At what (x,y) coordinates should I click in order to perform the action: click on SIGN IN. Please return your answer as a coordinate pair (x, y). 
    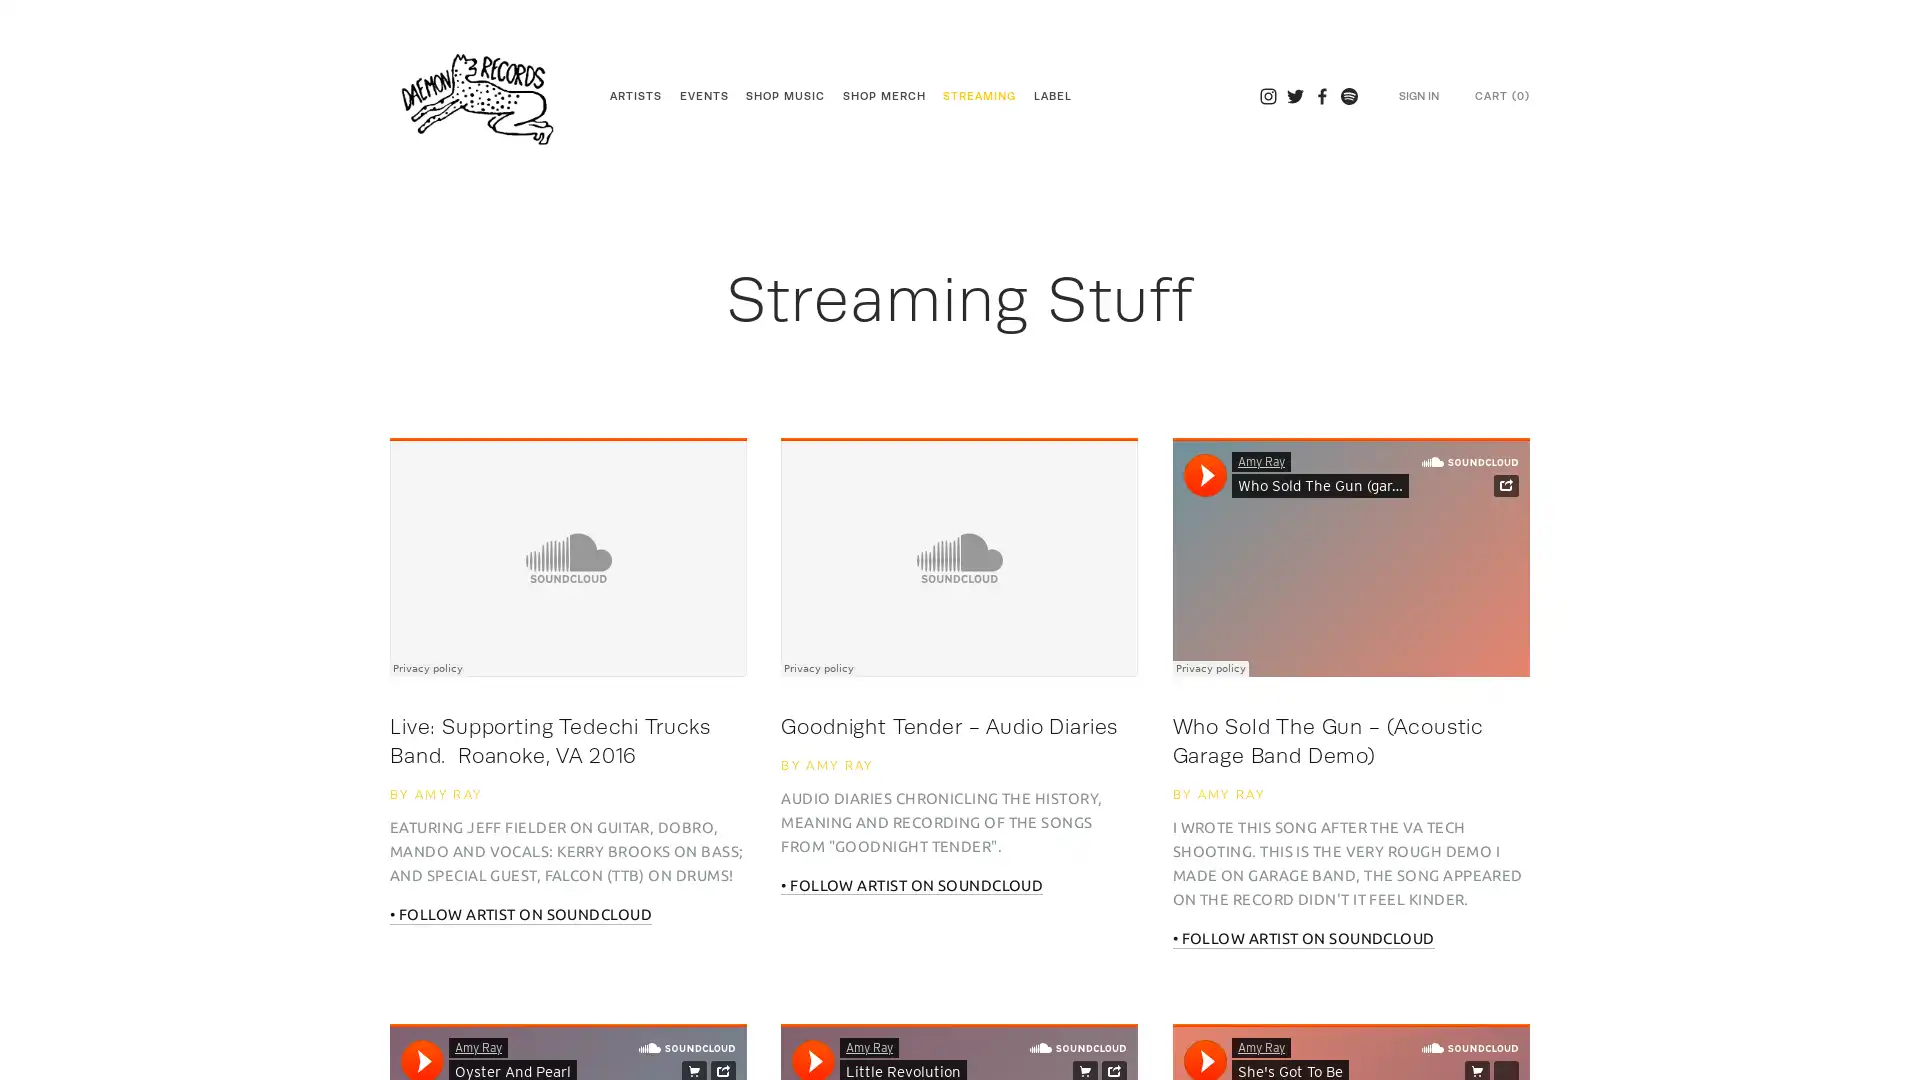
    Looking at the image, I should click on (1418, 95).